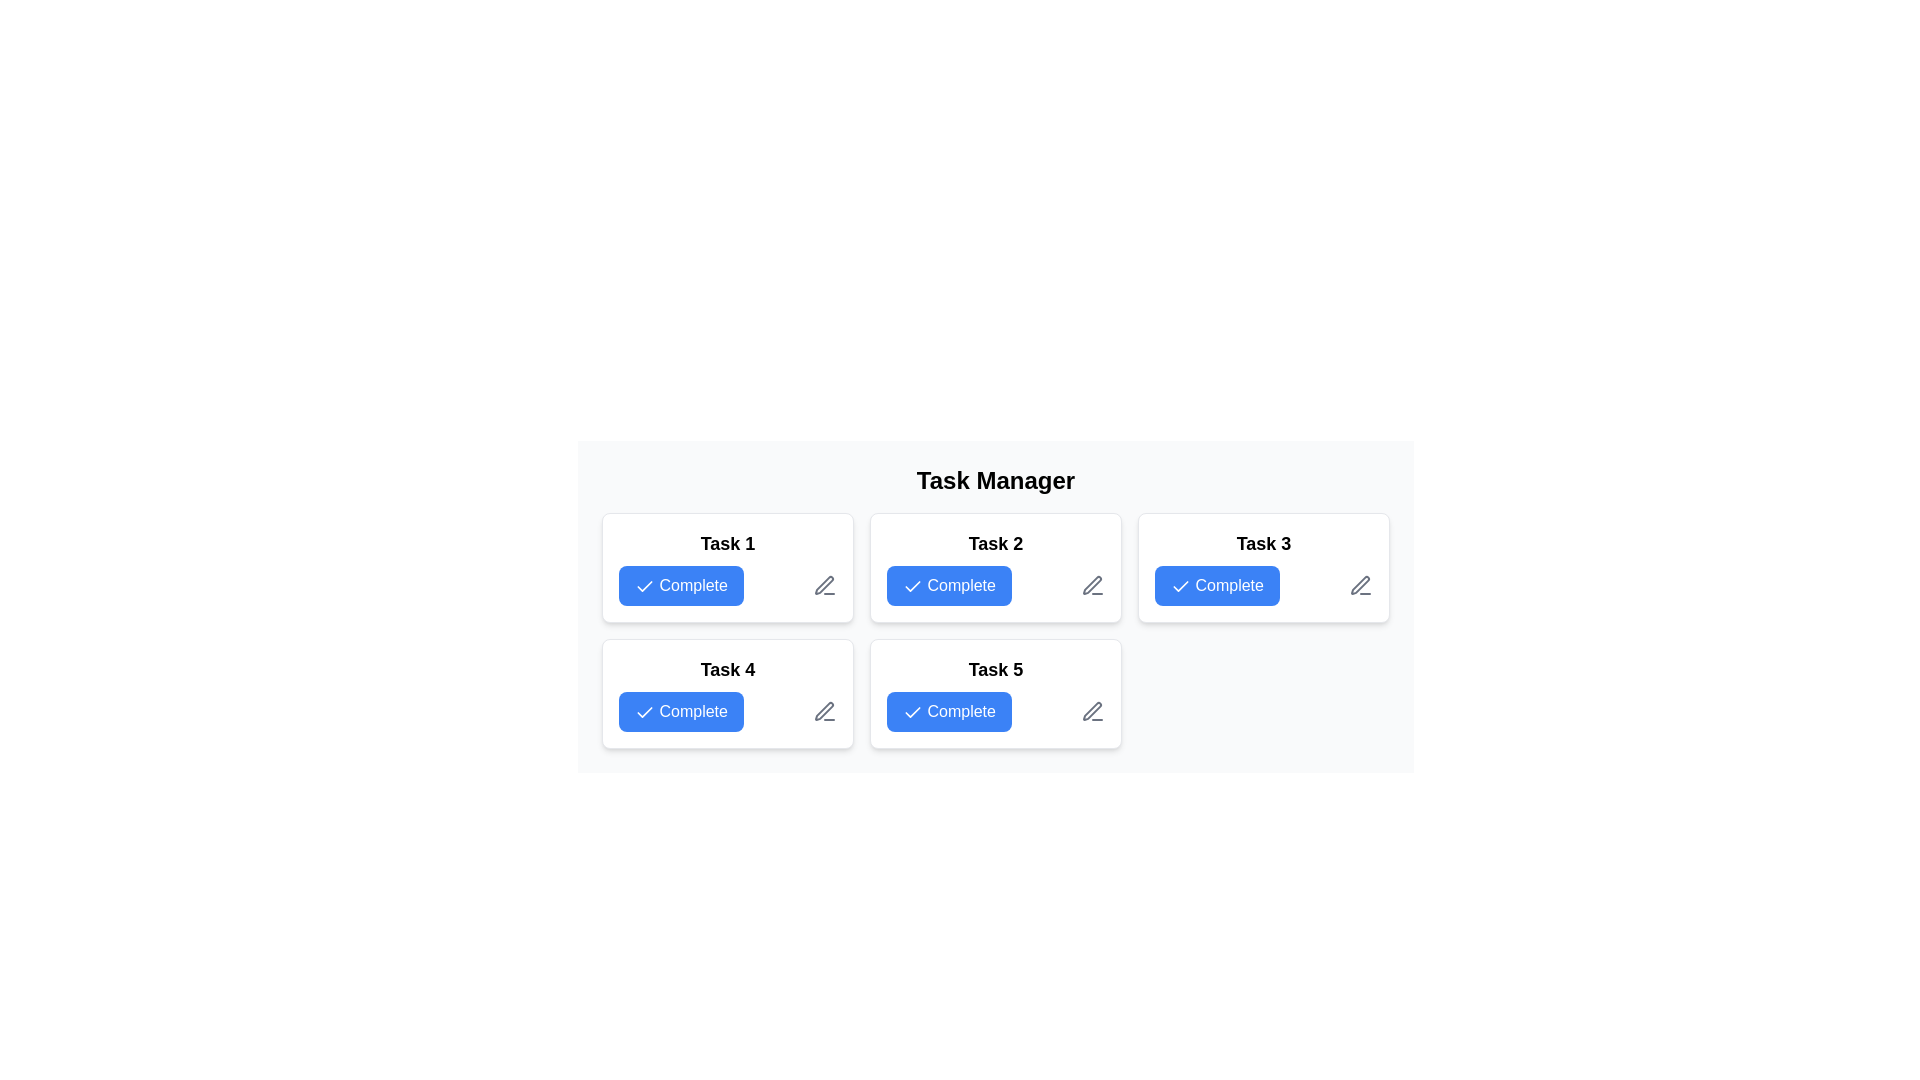 This screenshot has height=1080, width=1920. I want to click on the blue 'Complete' button with a checkmark icon located in the fifth card under 'Task Manager' to mark the task as complete, so click(948, 711).